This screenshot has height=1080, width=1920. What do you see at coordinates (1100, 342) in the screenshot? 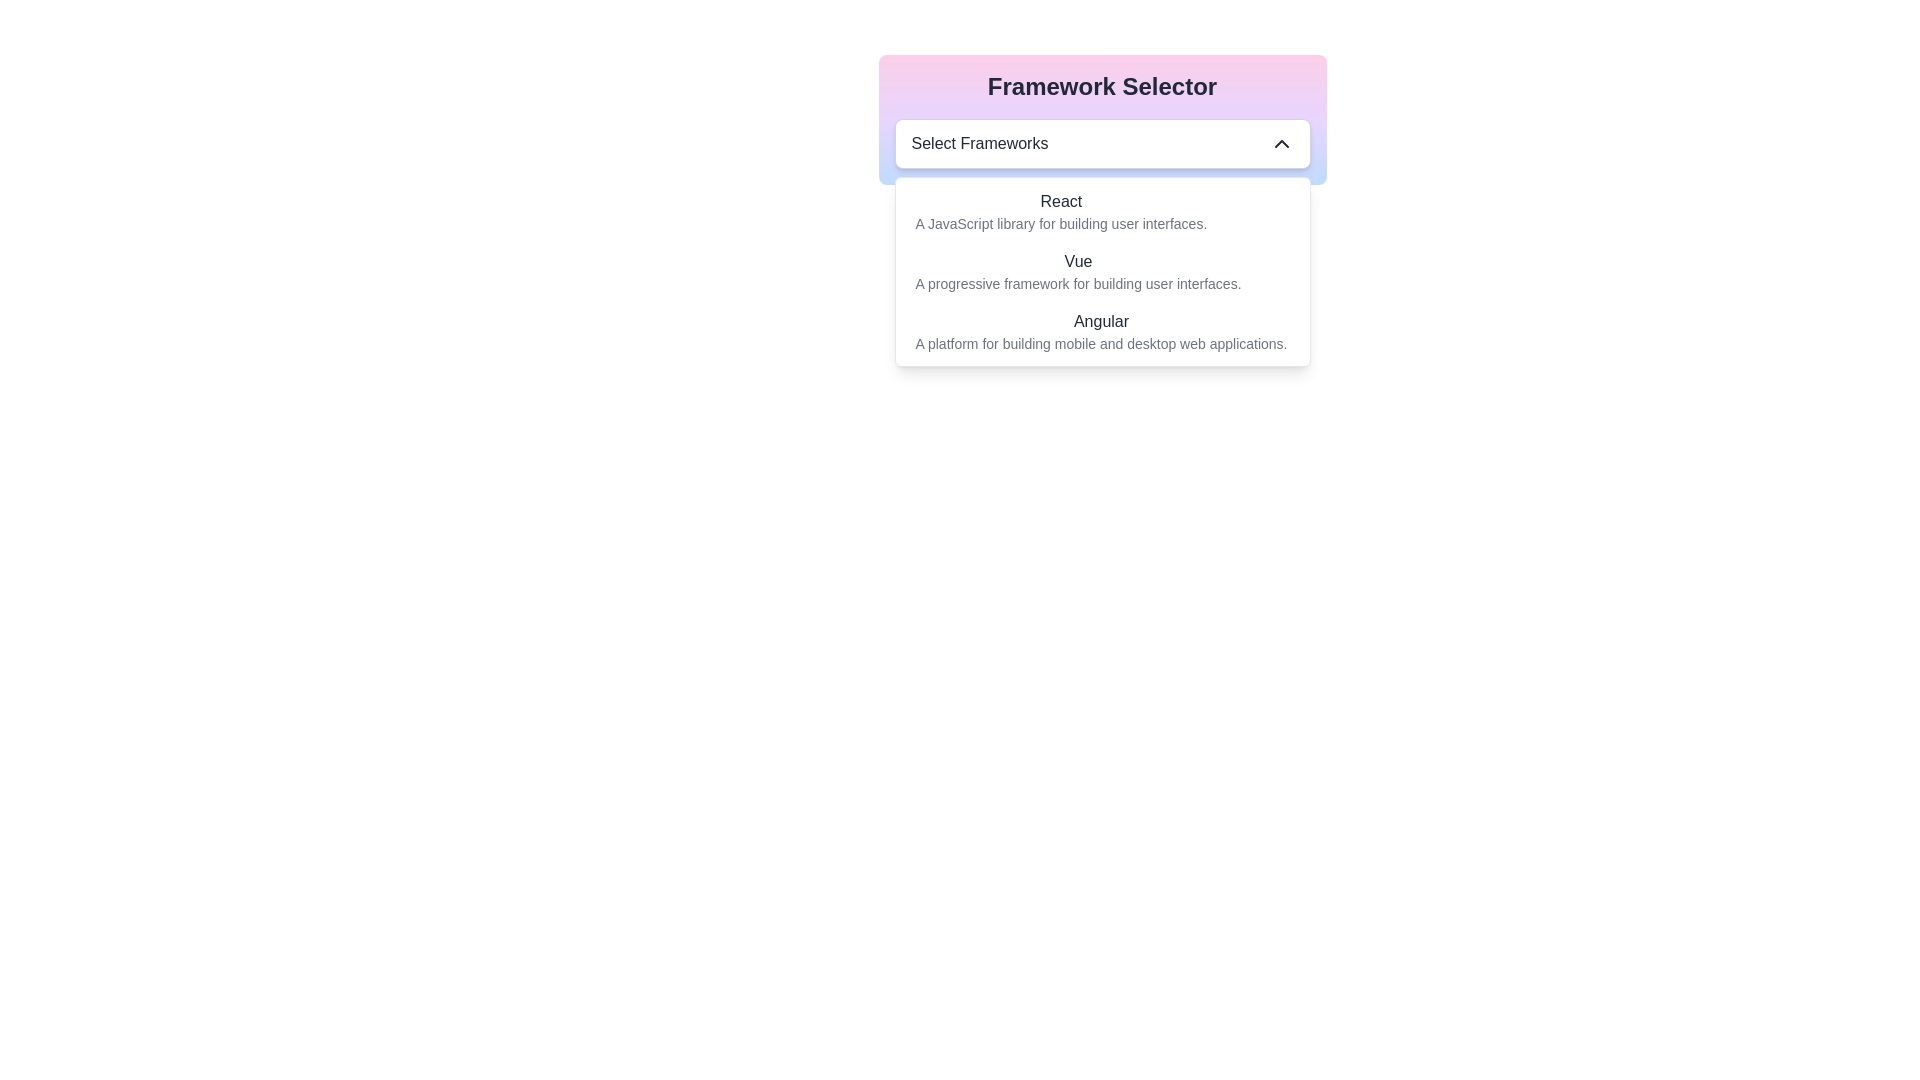
I see `the text label that provides a brief description of the Angular framework, located in the dropdown menu under 'Angular' as the second line of text` at bounding box center [1100, 342].